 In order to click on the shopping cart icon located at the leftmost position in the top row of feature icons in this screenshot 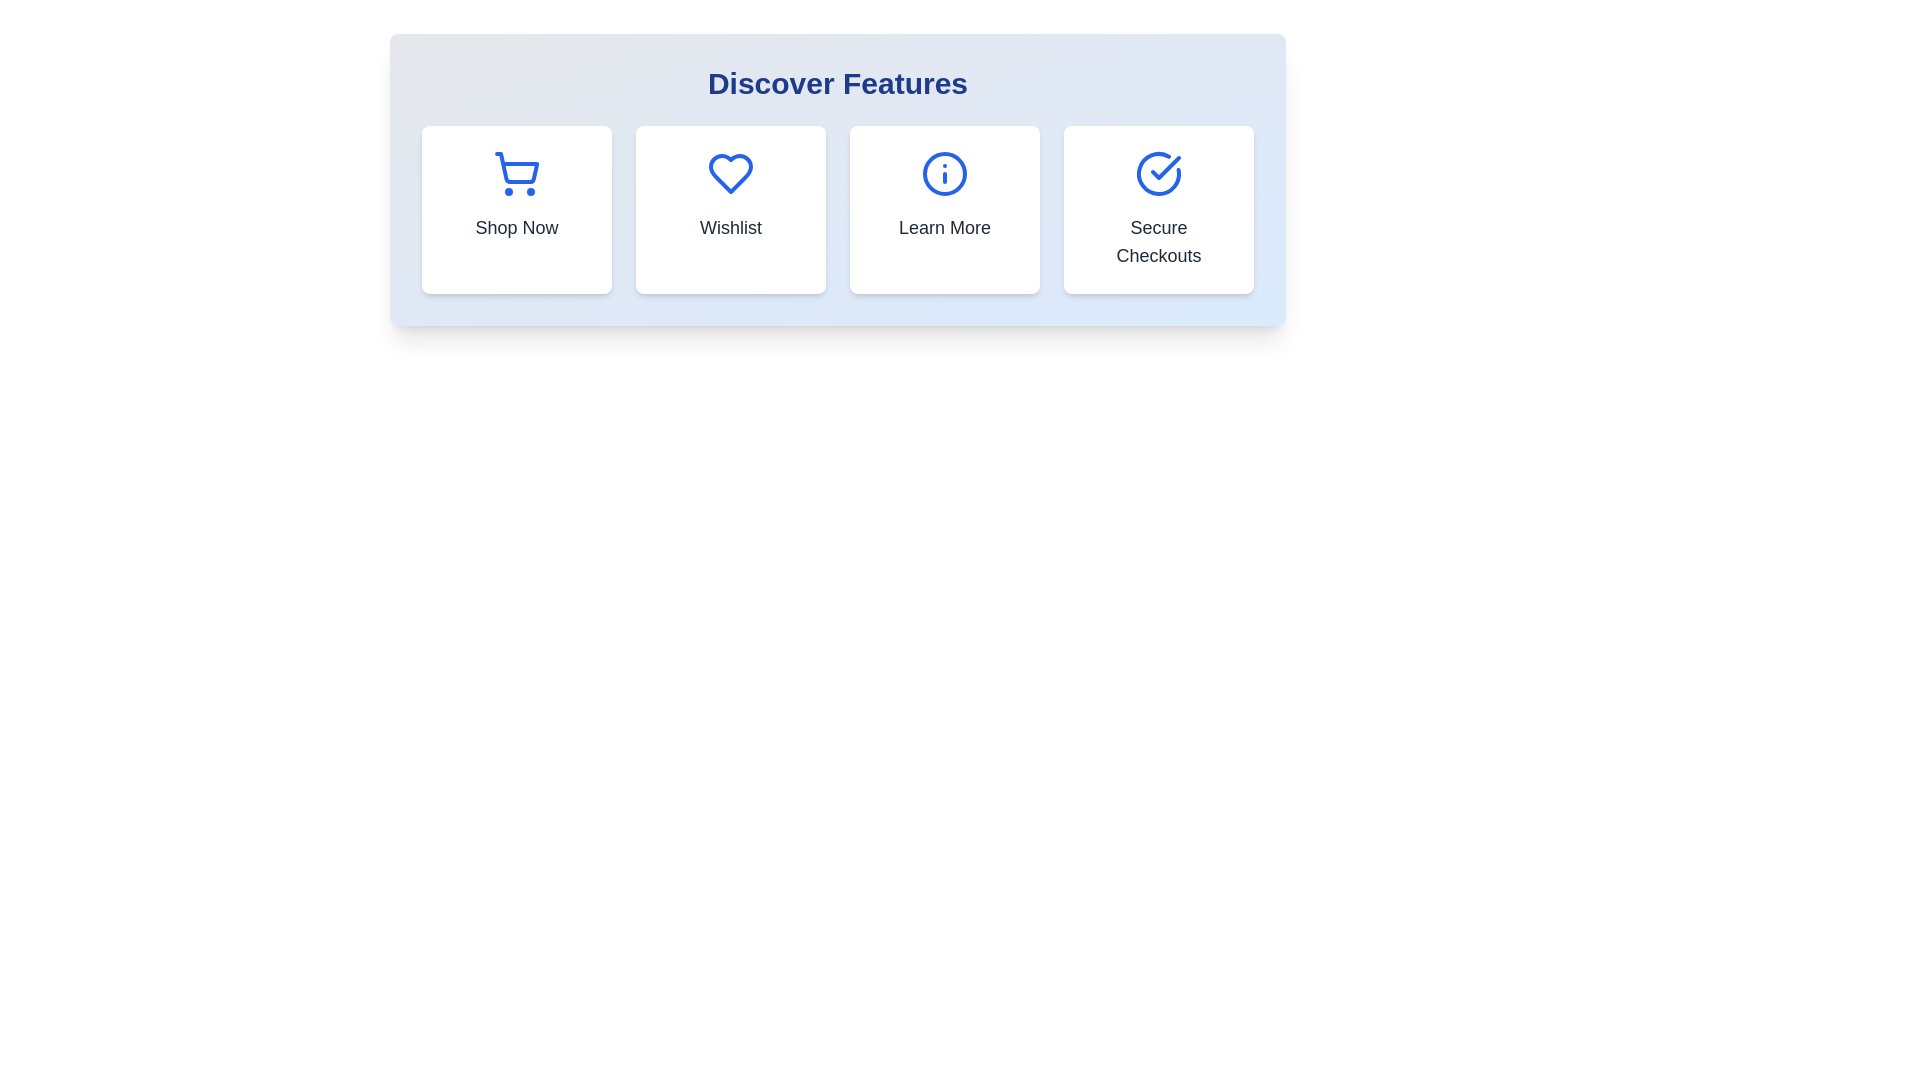, I will do `click(517, 167)`.